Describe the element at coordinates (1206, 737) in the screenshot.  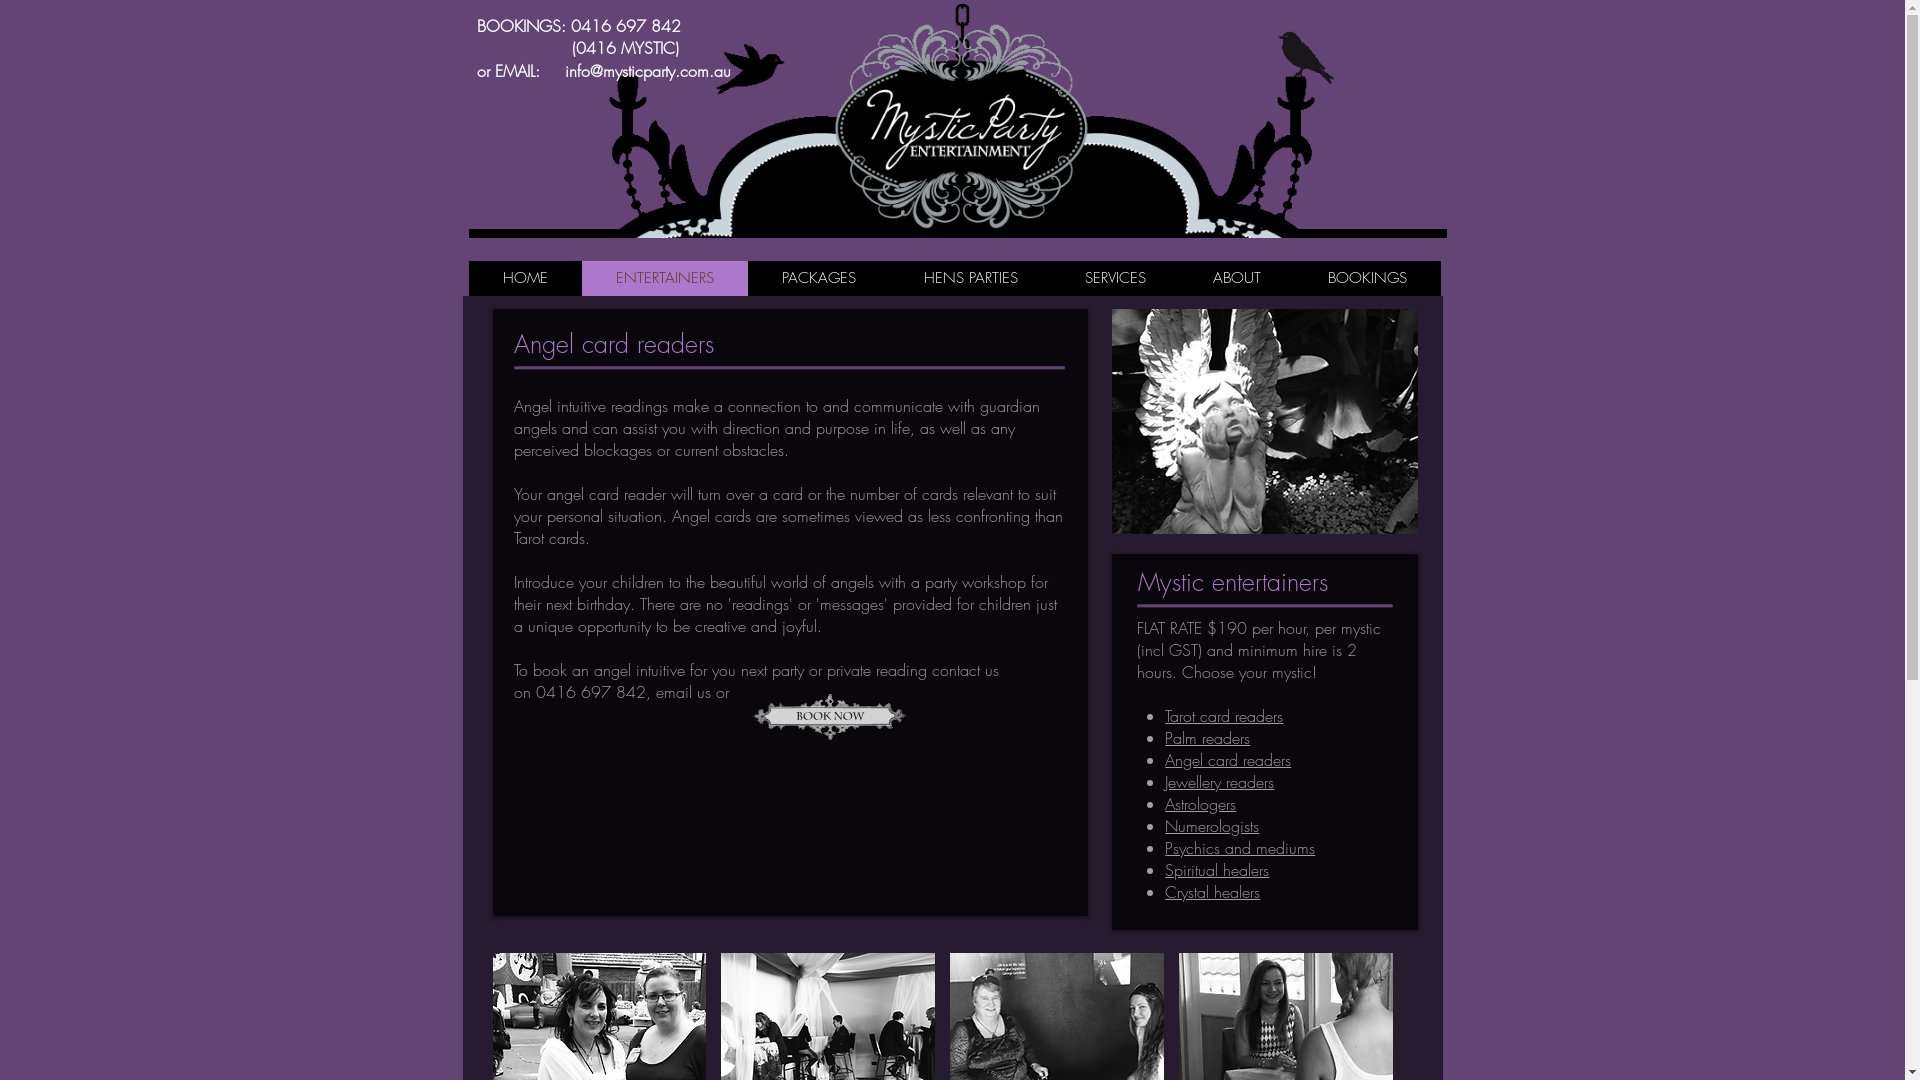
I see `'Palm readers'` at that location.